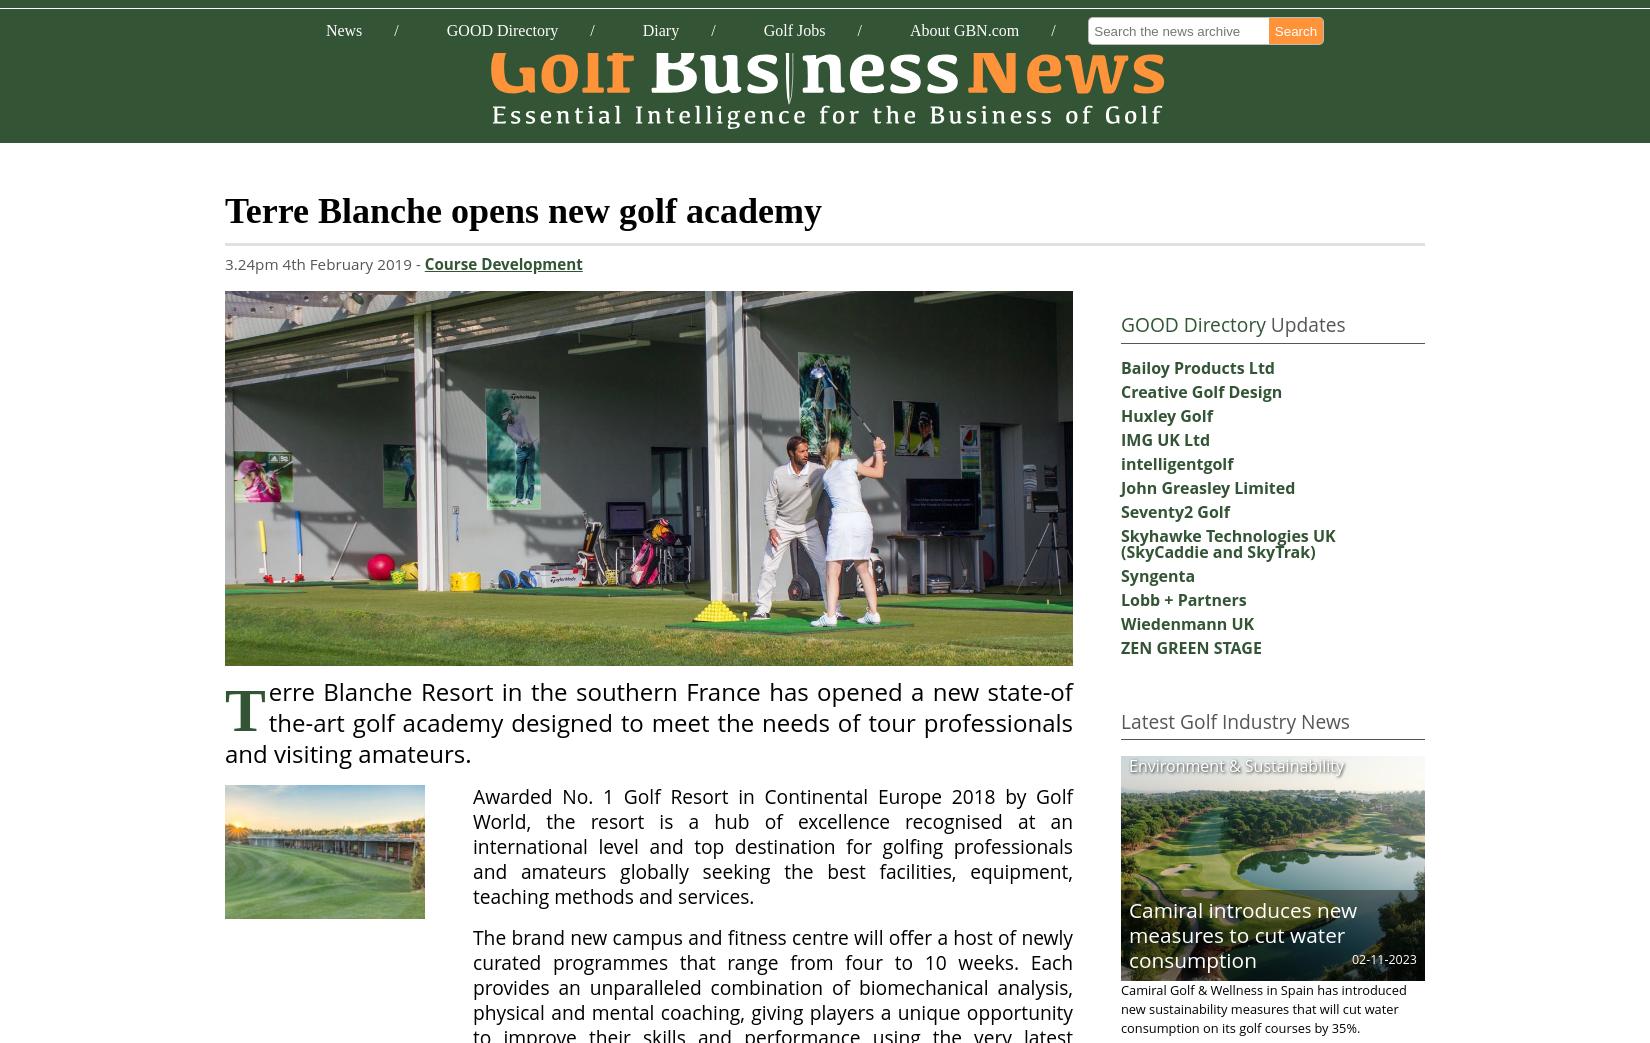 This screenshot has height=1043, width=1650. Describe the element at coordinates (1227, 542) in the screenshot. I see `'Skyhawke Technologies UK (SkyCaddie and SkyTrak)'` at that location.